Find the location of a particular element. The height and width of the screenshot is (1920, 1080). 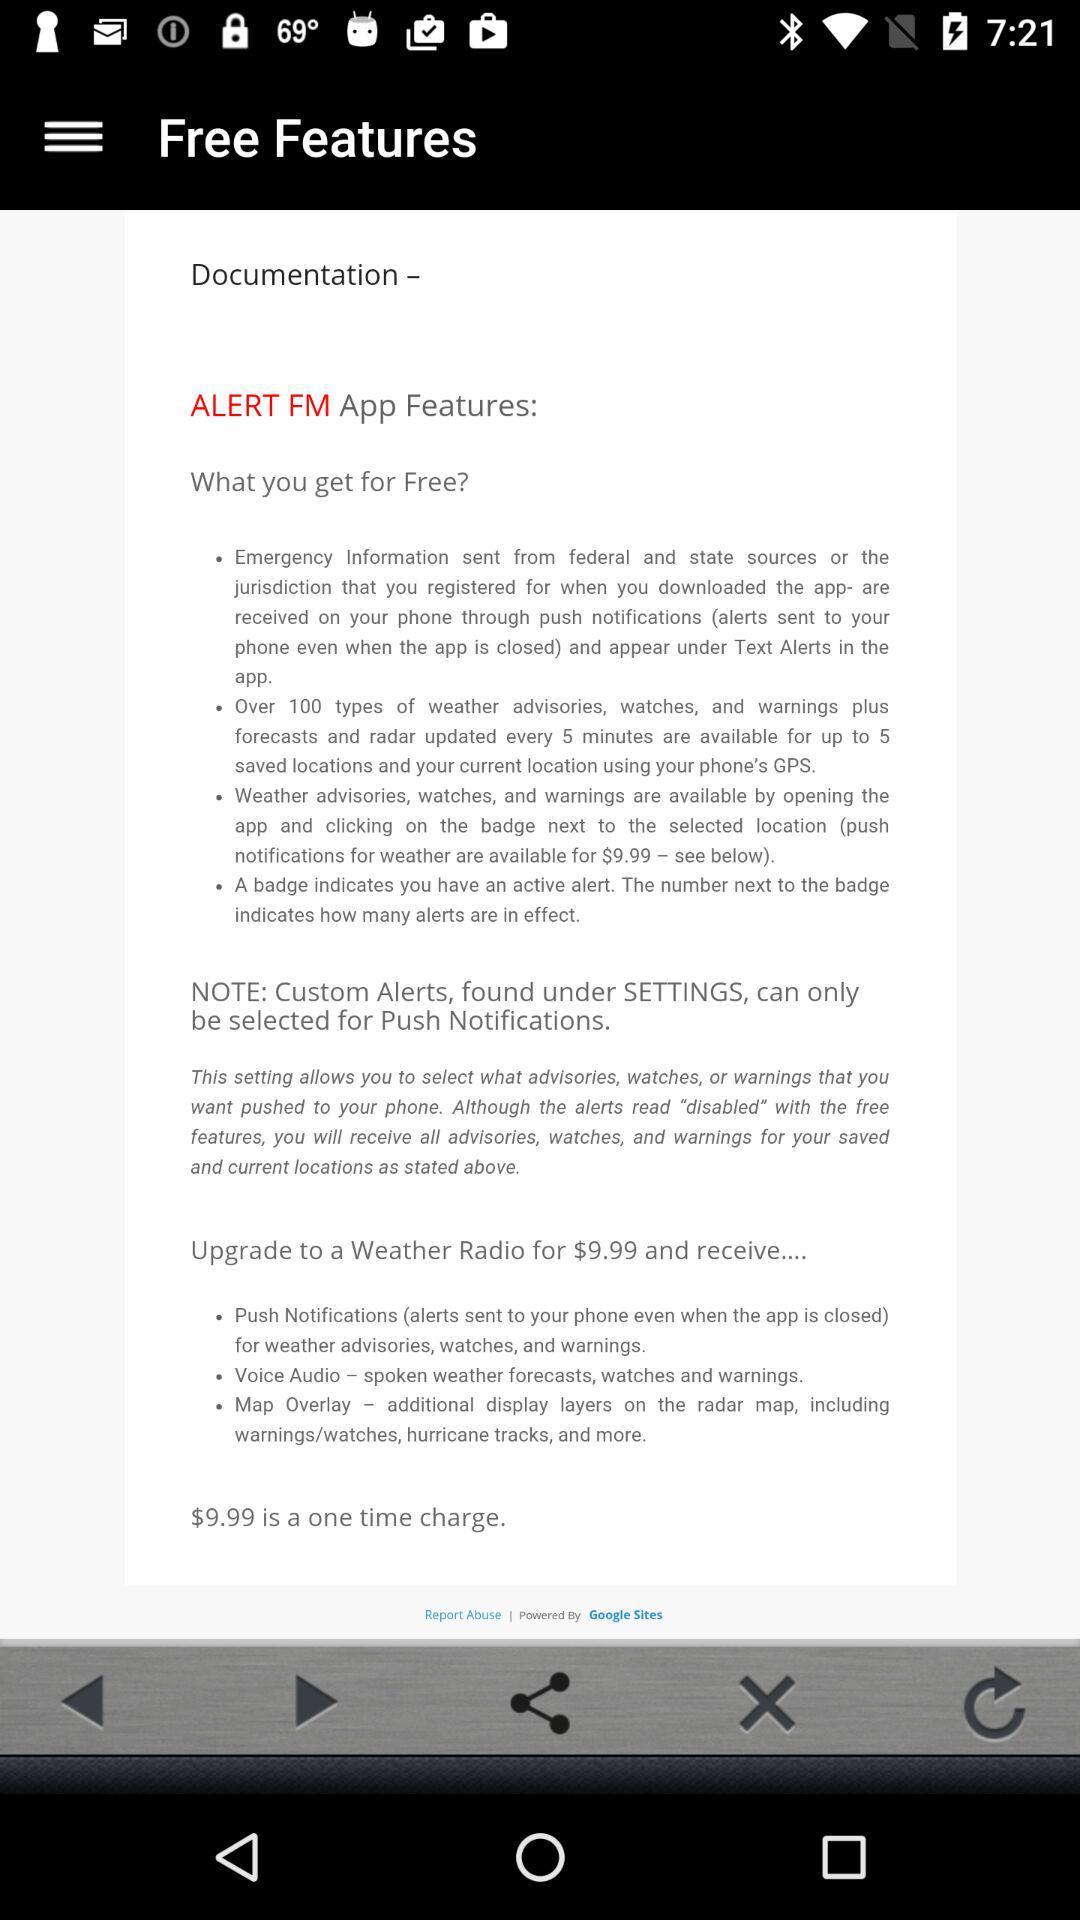

next the option is located at coordinates (312, 1702).